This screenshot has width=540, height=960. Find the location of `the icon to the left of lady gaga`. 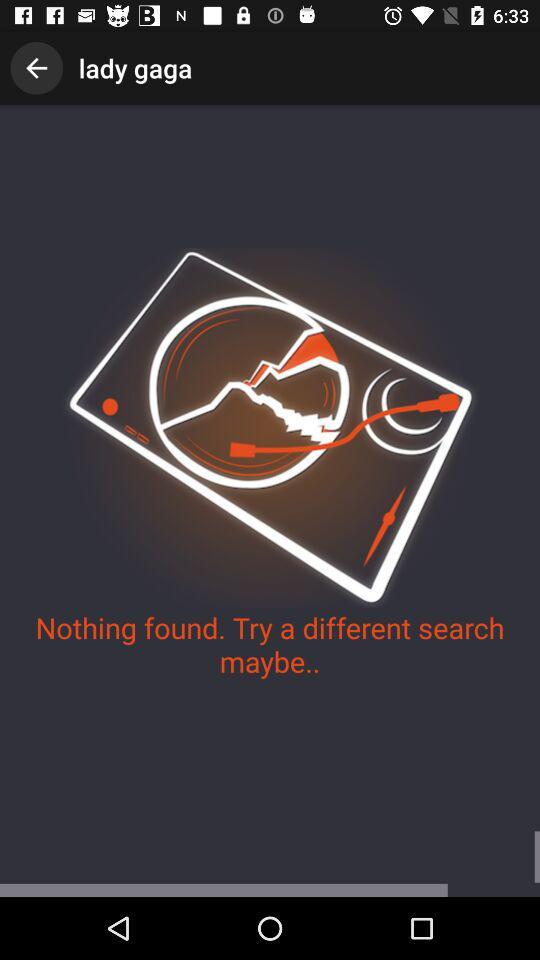

the icon to the left of lady gaga is located at coordinates (36, 68).